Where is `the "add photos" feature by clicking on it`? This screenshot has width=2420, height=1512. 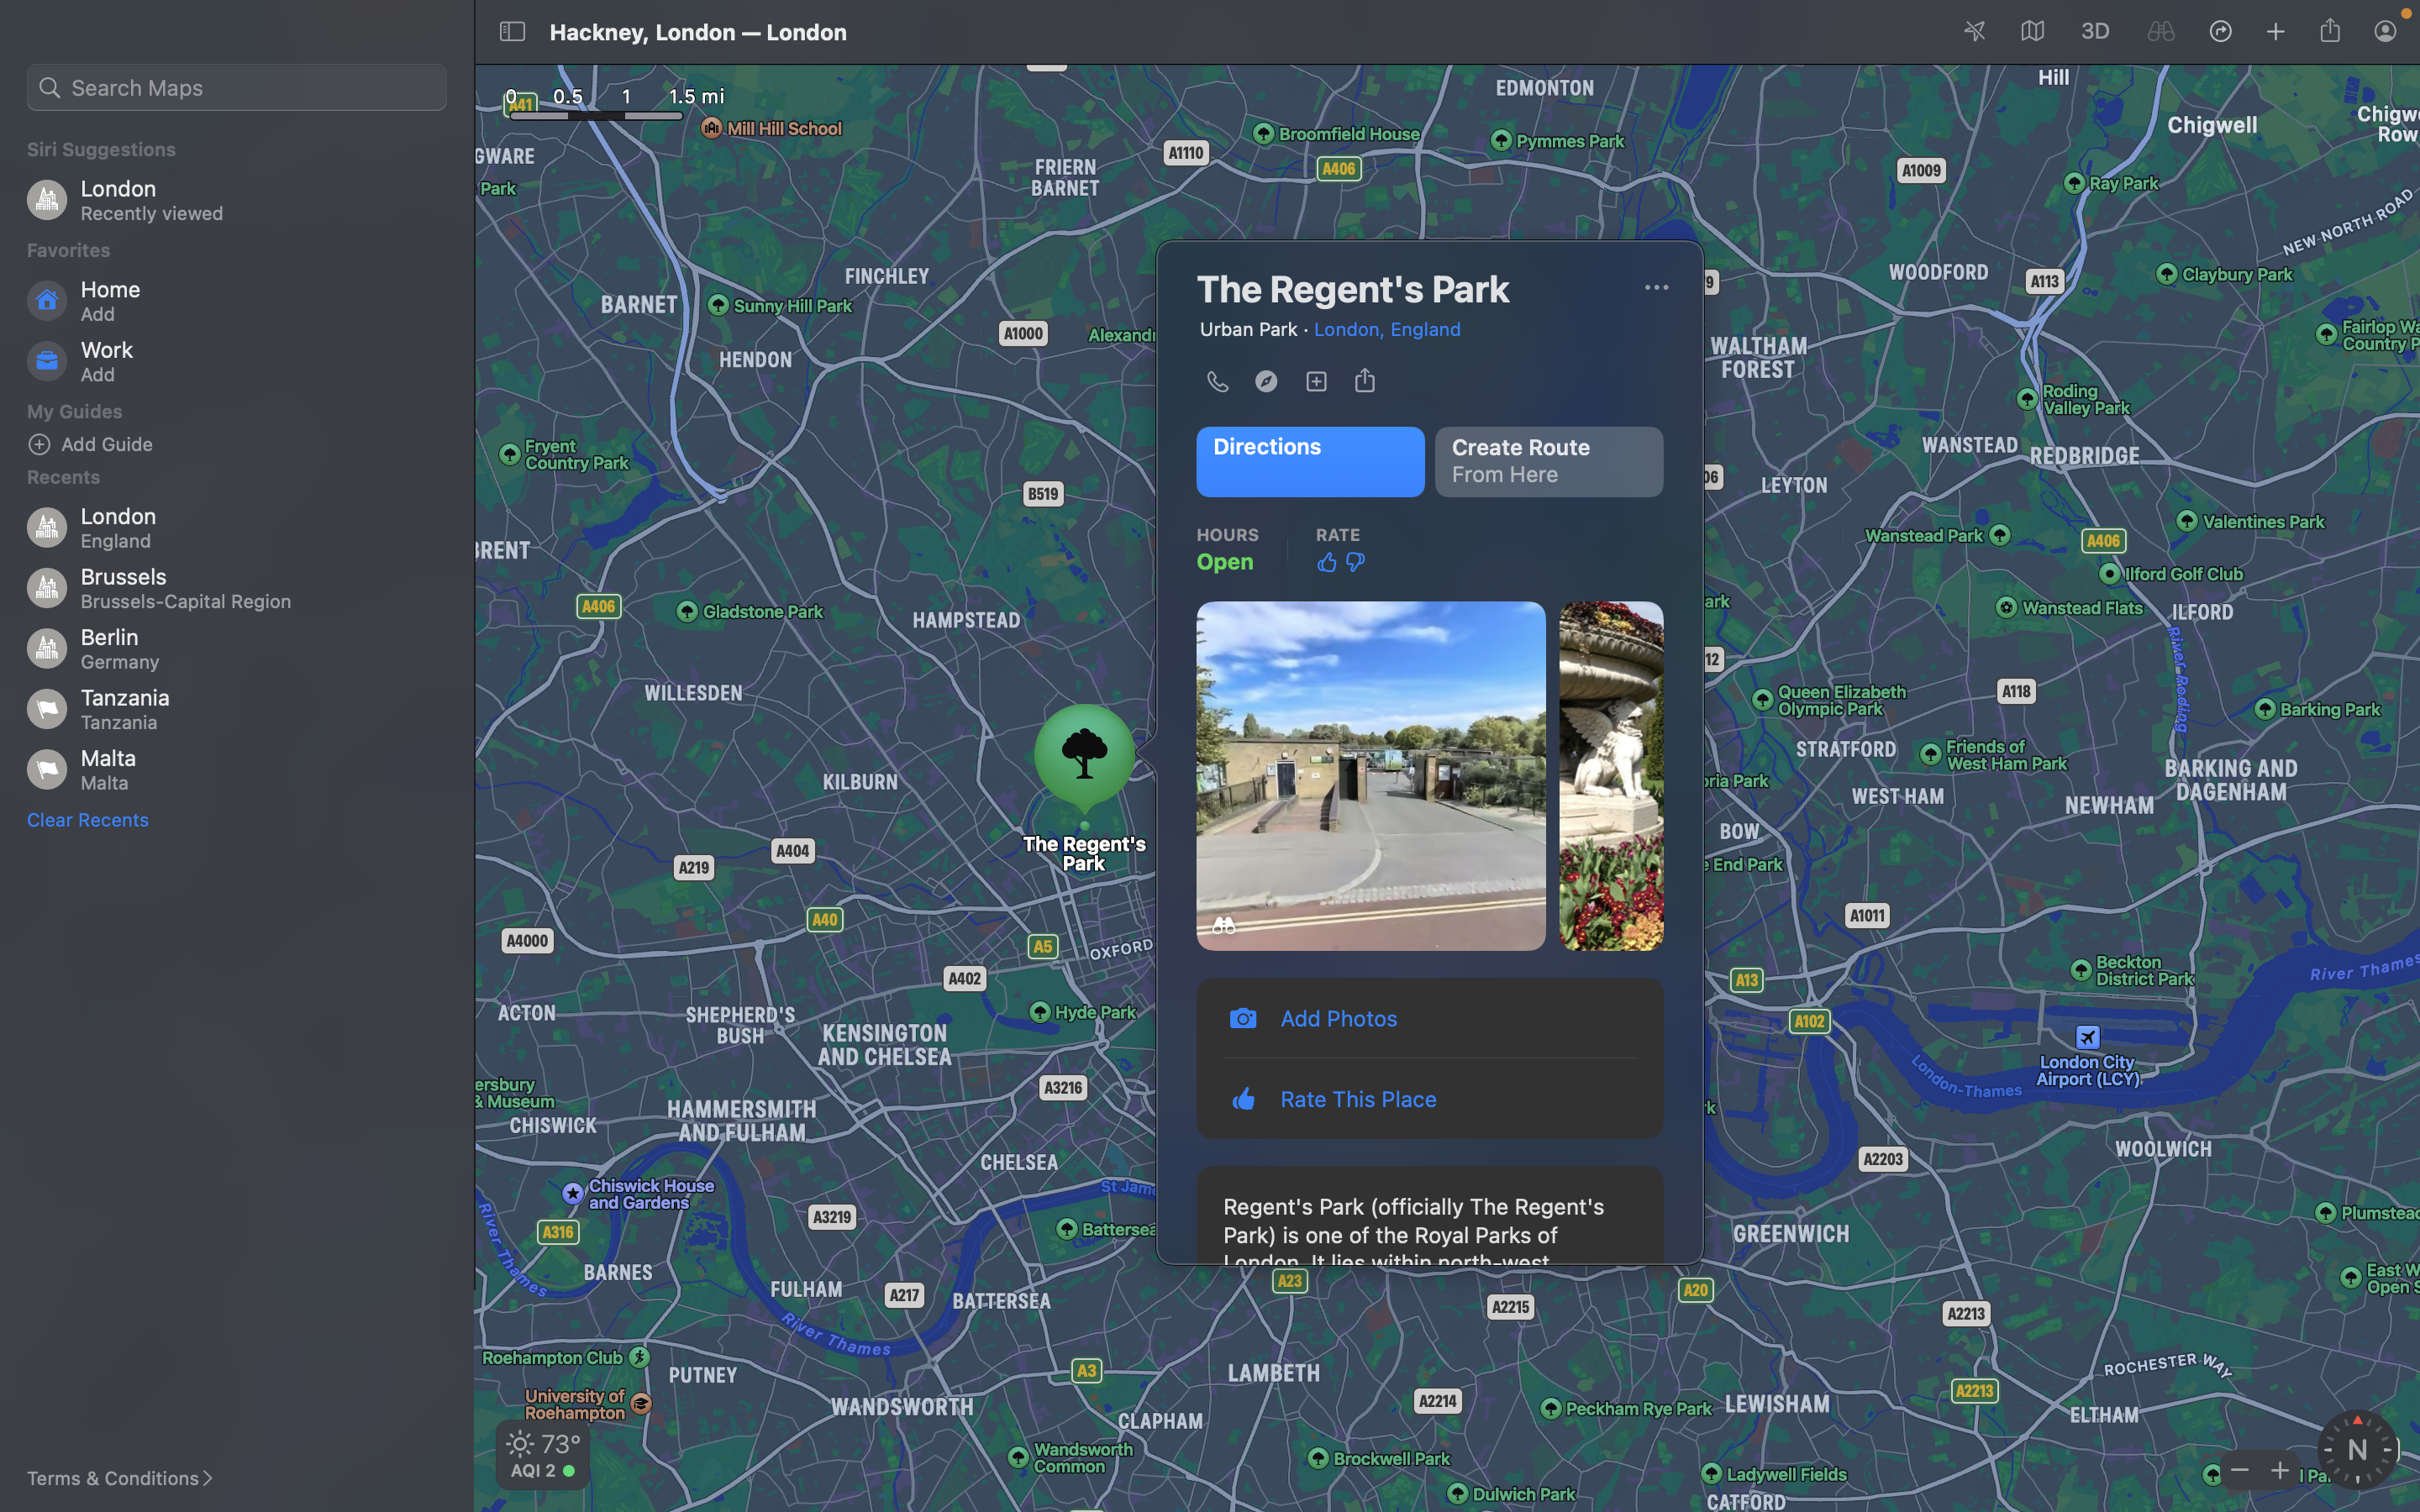 the "add photos" feature by clicking on it is located at coordinates (1431, 1016).